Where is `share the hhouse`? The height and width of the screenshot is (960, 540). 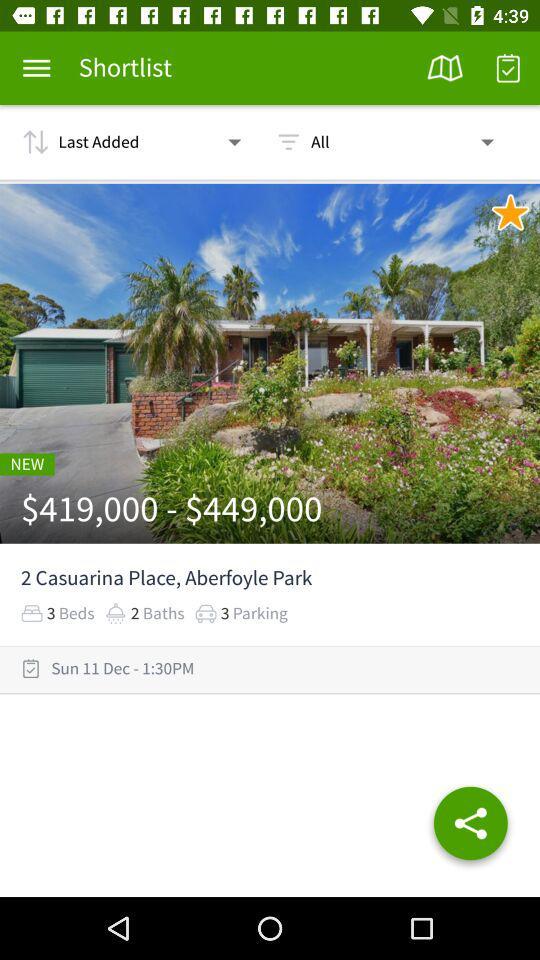 share the hhouse is located at coordinates (470, 827).